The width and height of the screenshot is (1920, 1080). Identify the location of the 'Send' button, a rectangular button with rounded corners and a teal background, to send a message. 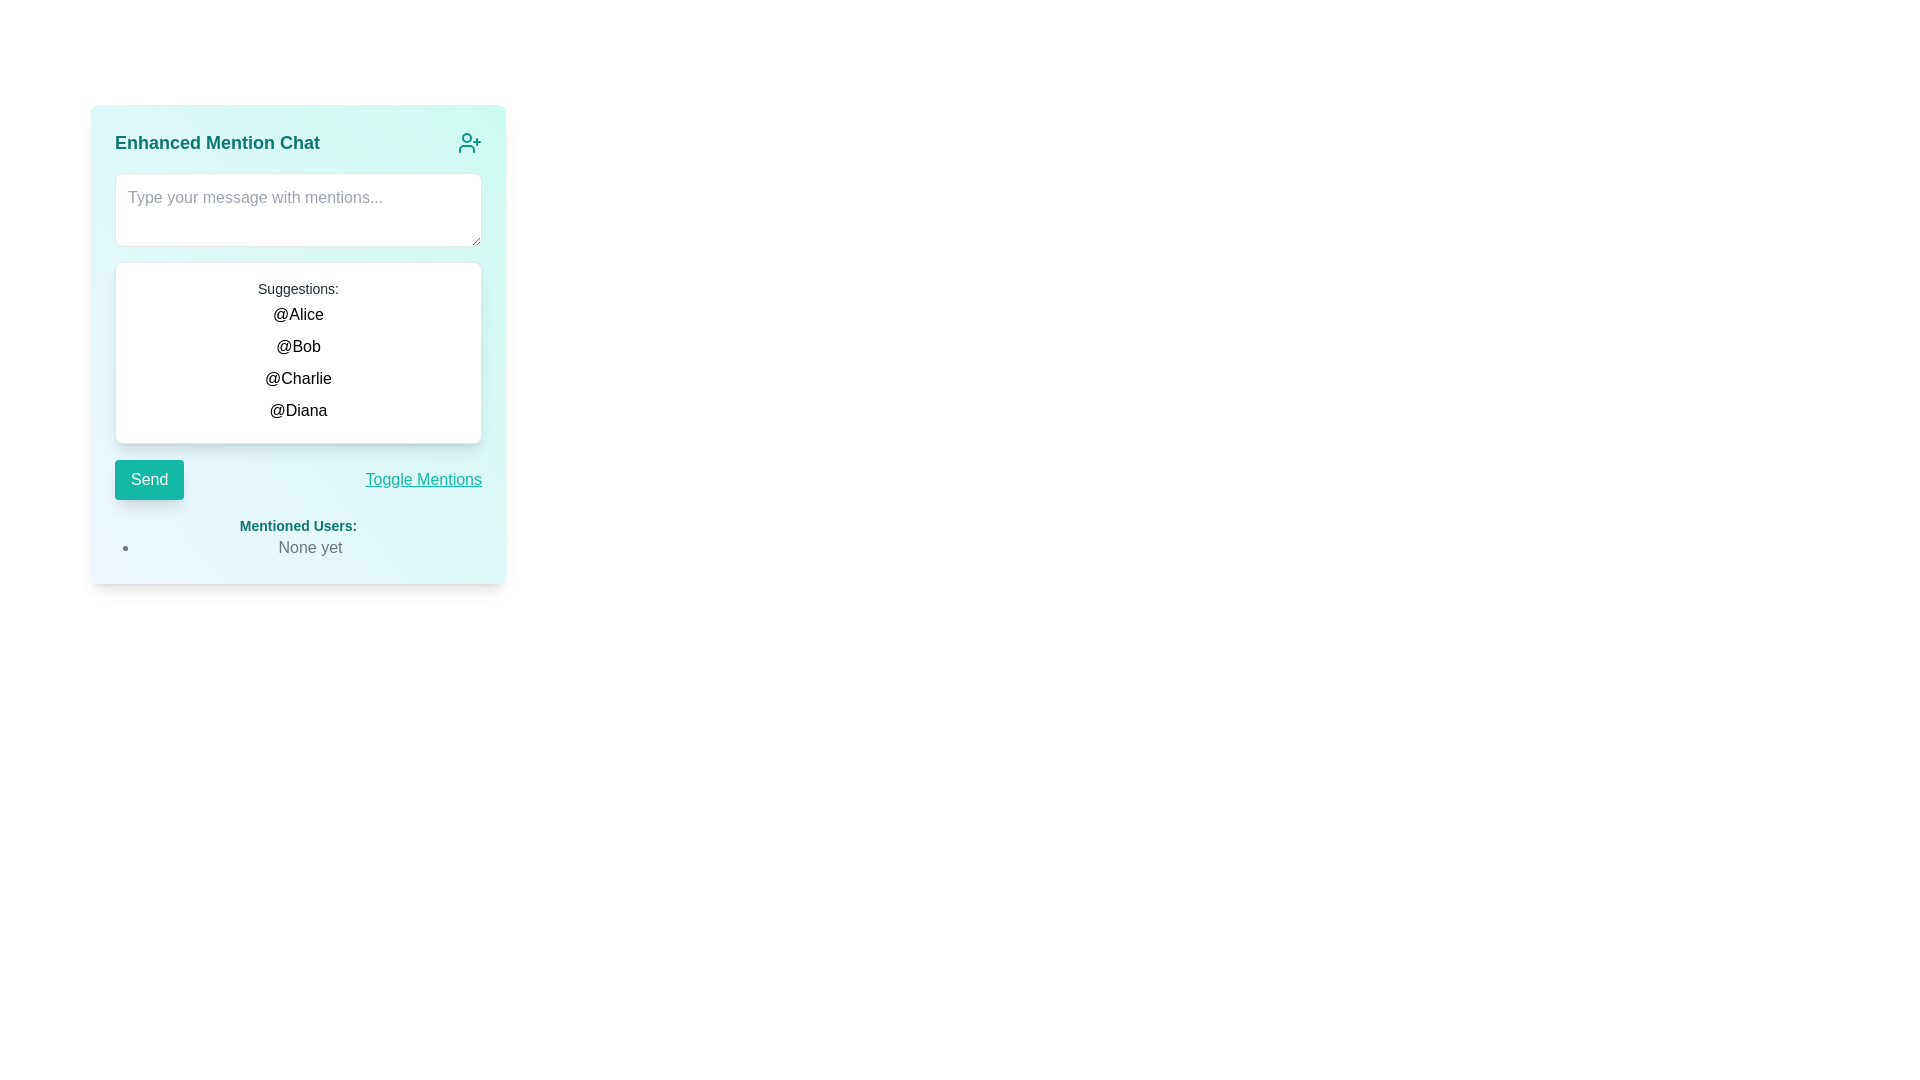
(148, 479).